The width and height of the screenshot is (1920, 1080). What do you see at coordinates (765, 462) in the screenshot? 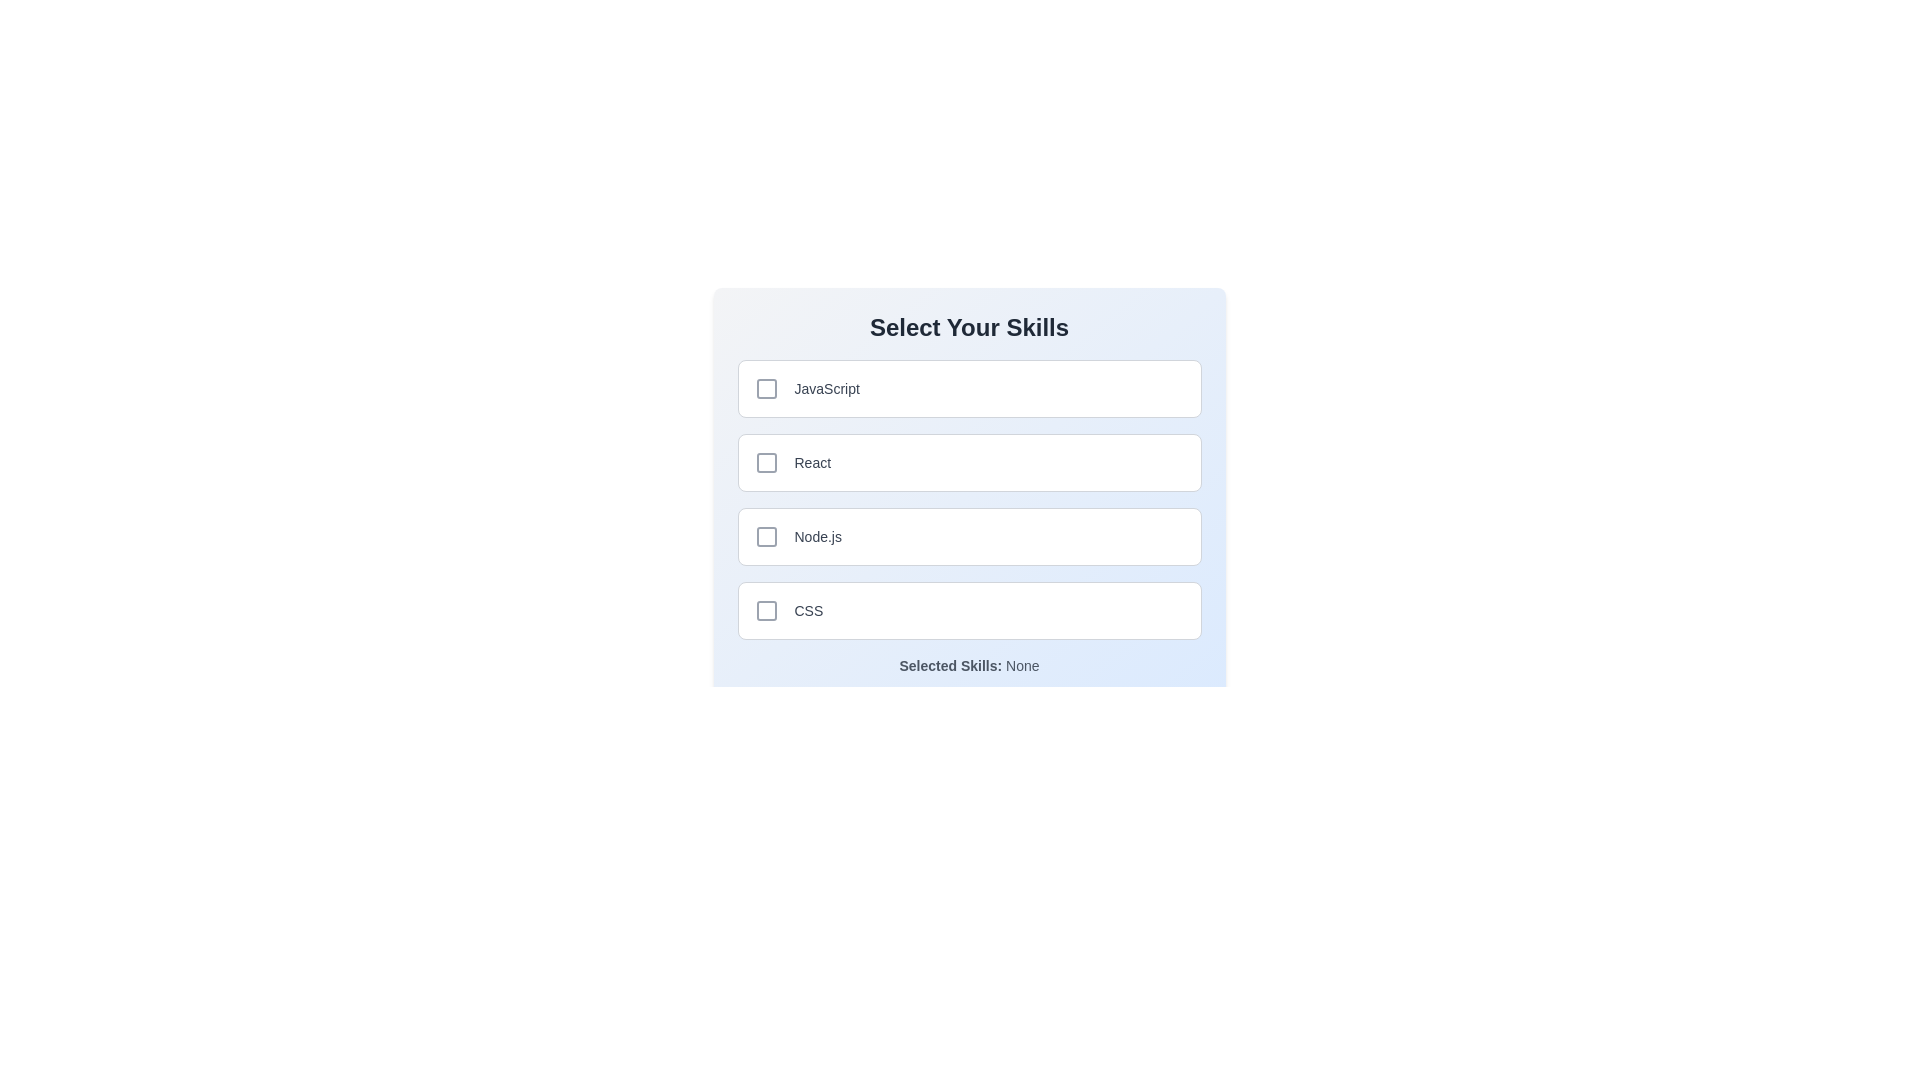
I see `the checkbox located to the left of the 'React' label in the skill selection list, which is visually represented as a square-shaped icon with a thin gray border and rounded corners` at bounding box center [765, 462].